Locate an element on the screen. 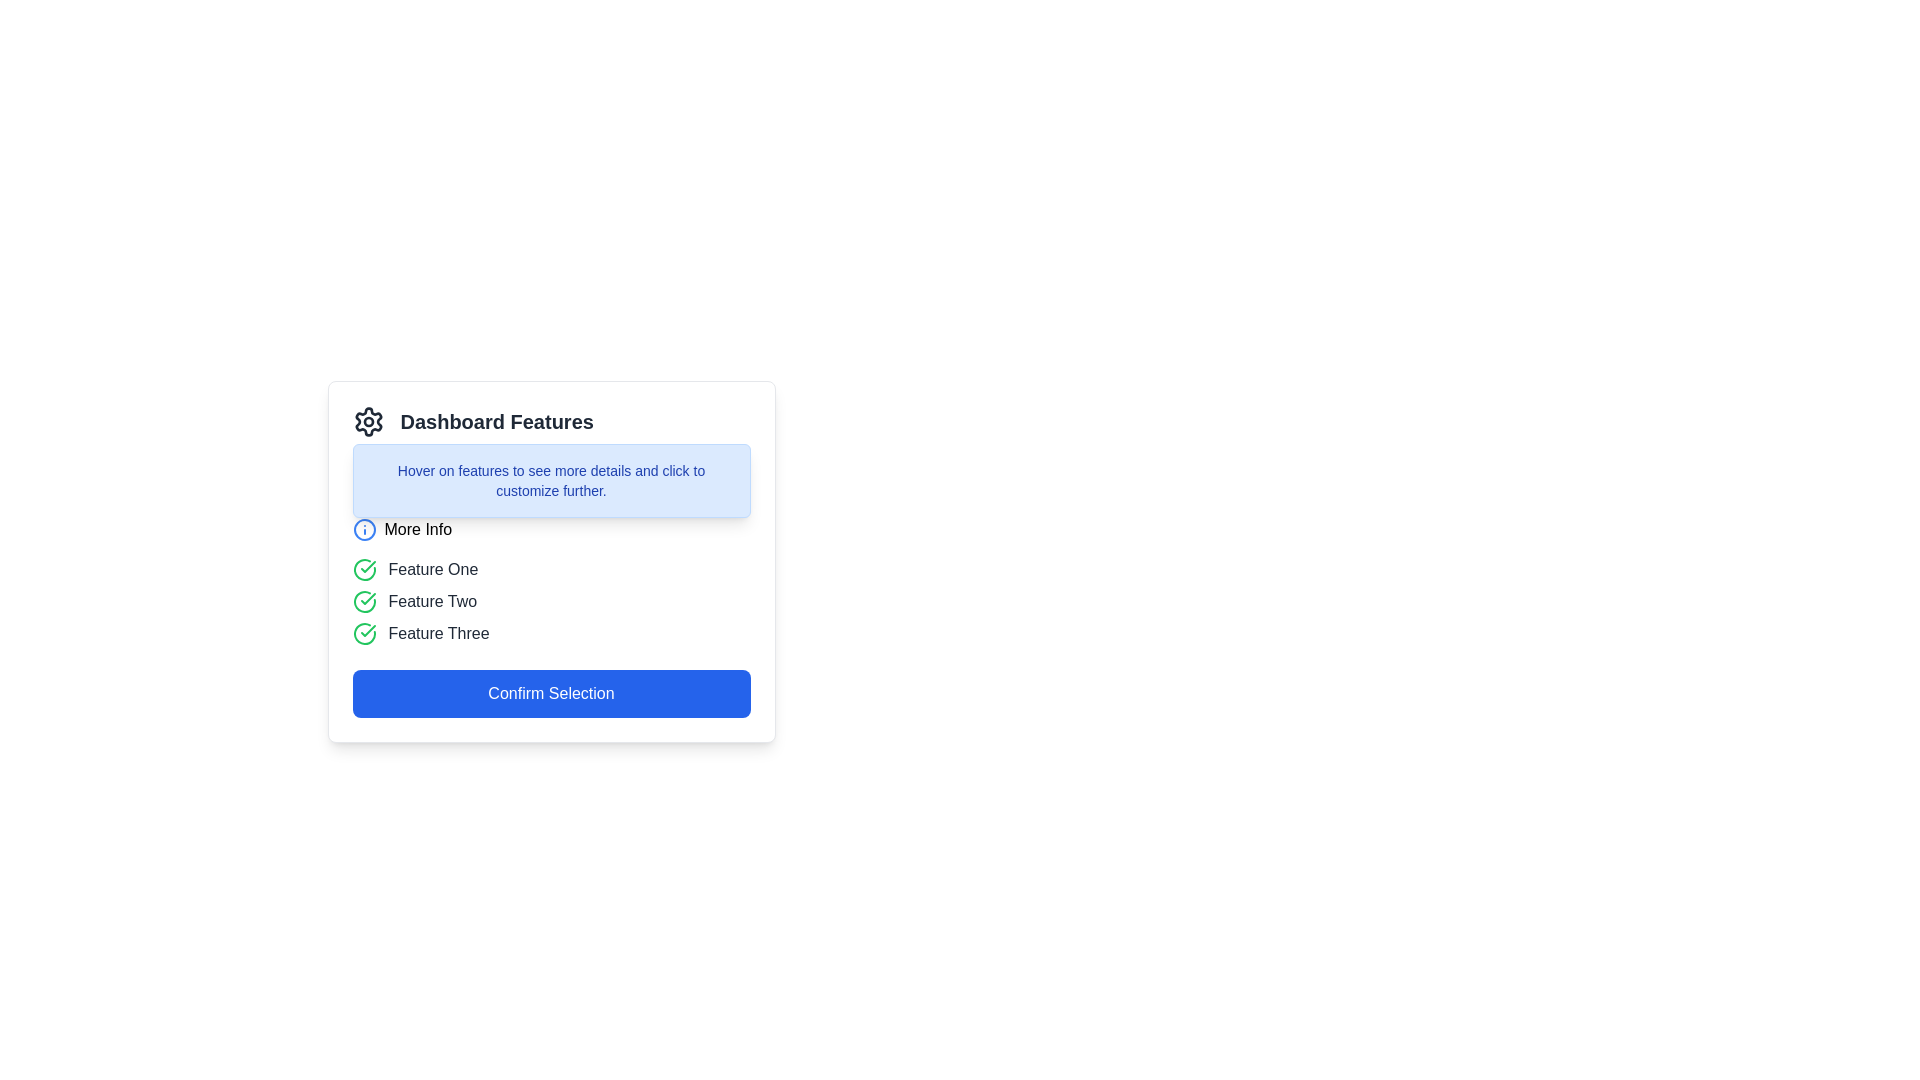 The height and width of the screenshot is (1080, 1920). the green circular icon with a checkmark symbol is located at coordinates (364, 570).